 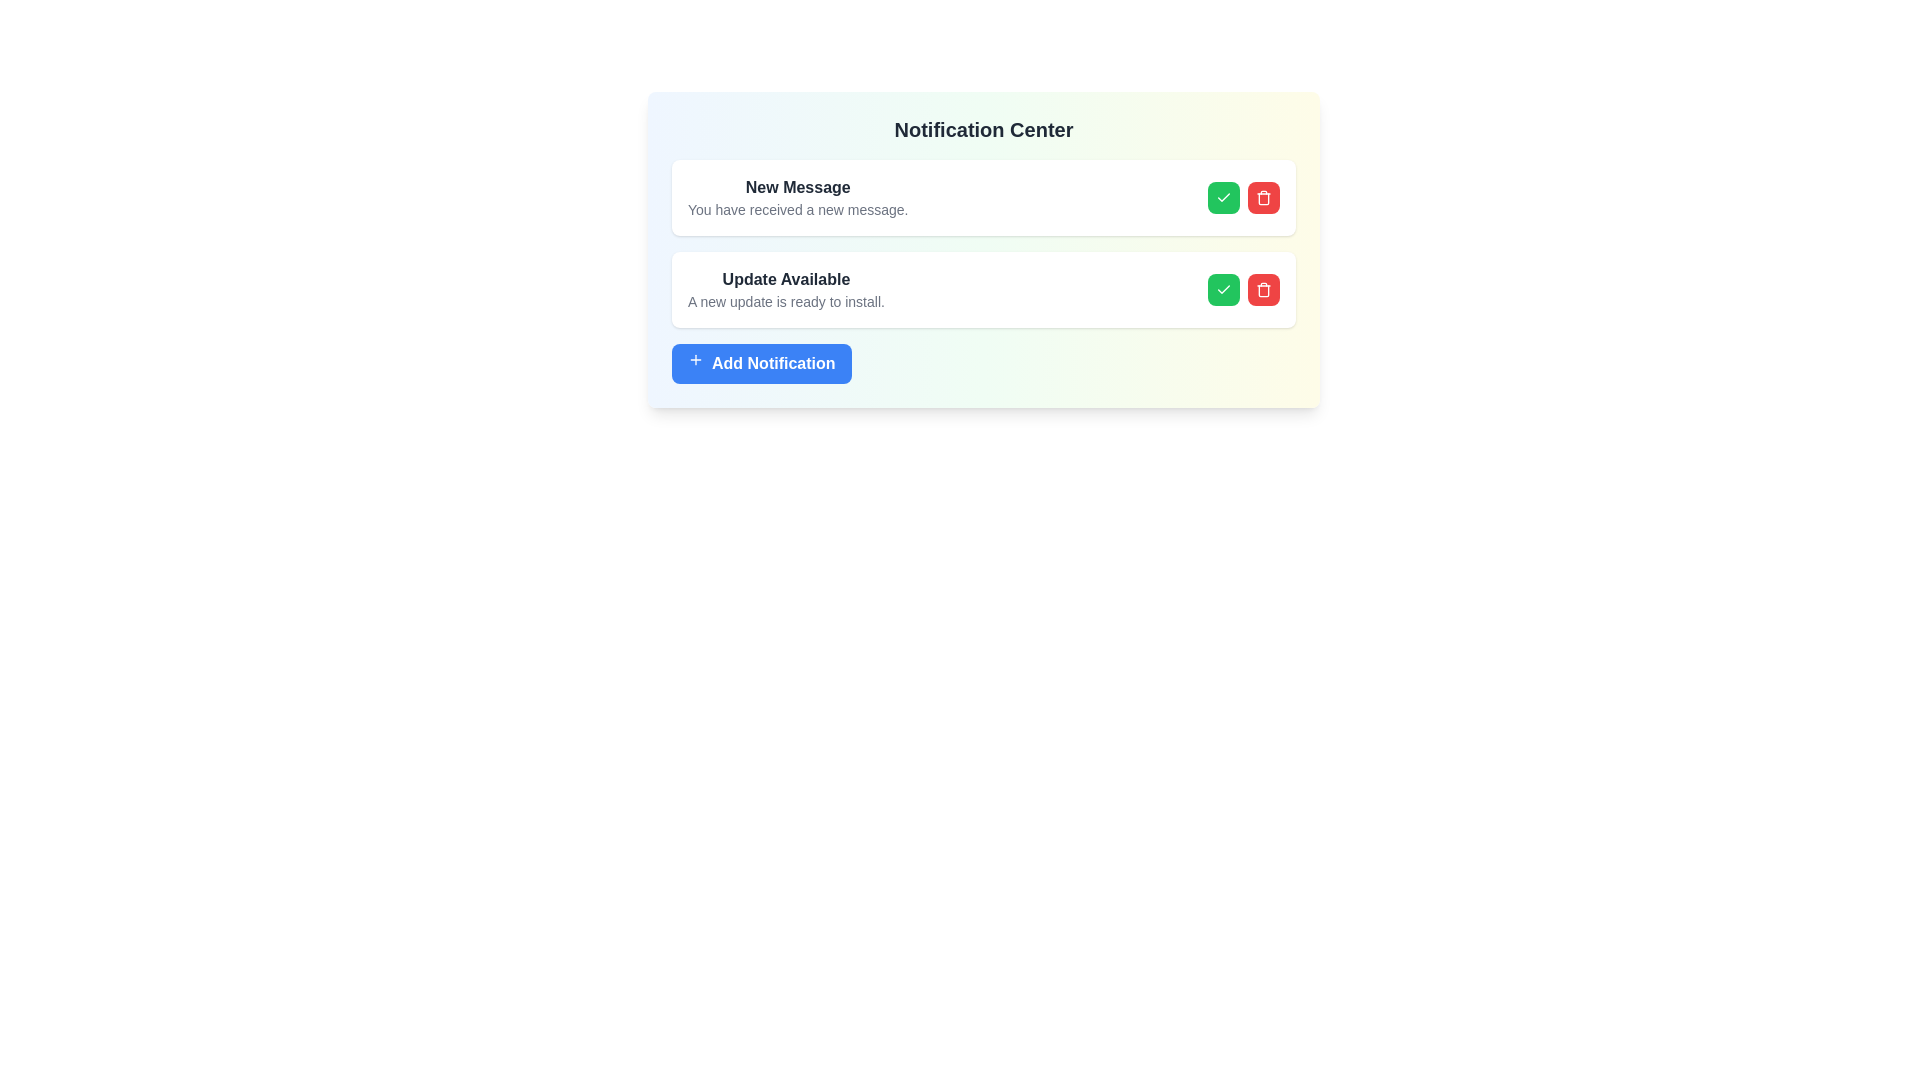 I want to click on the text element that reads 'You have received a new message.' which is styled in gray color and located beneath the heading 'New Message' in the Notification Center, so click(x=797, y=209).